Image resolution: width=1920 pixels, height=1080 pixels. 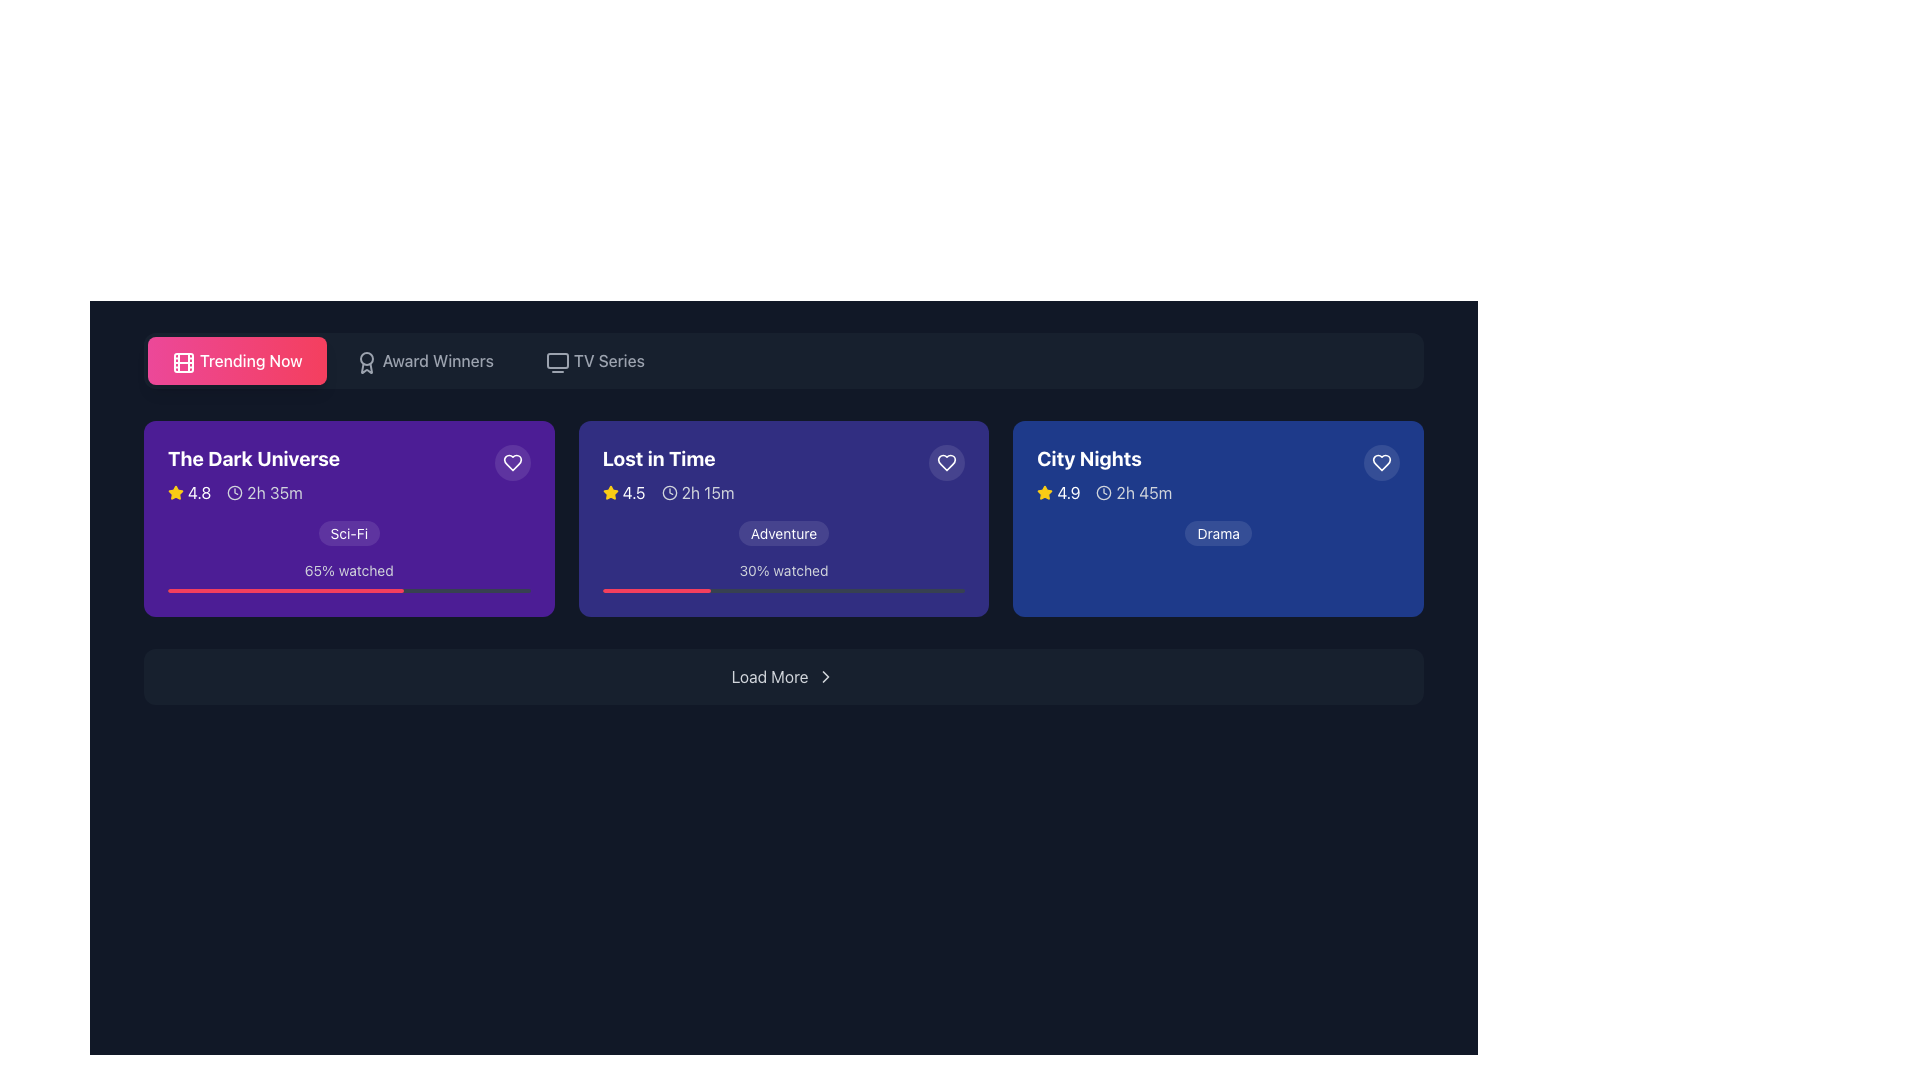 What do you see at coordinates (1067, 493) in the screenshot?
I see `the rating text label for the movie 'City Nights', which is located to the right of the yellow star icon and above the duration text ('2h 45m'). This is the only rating text in the rightmost movie card` at bounding box center [1067, 493].